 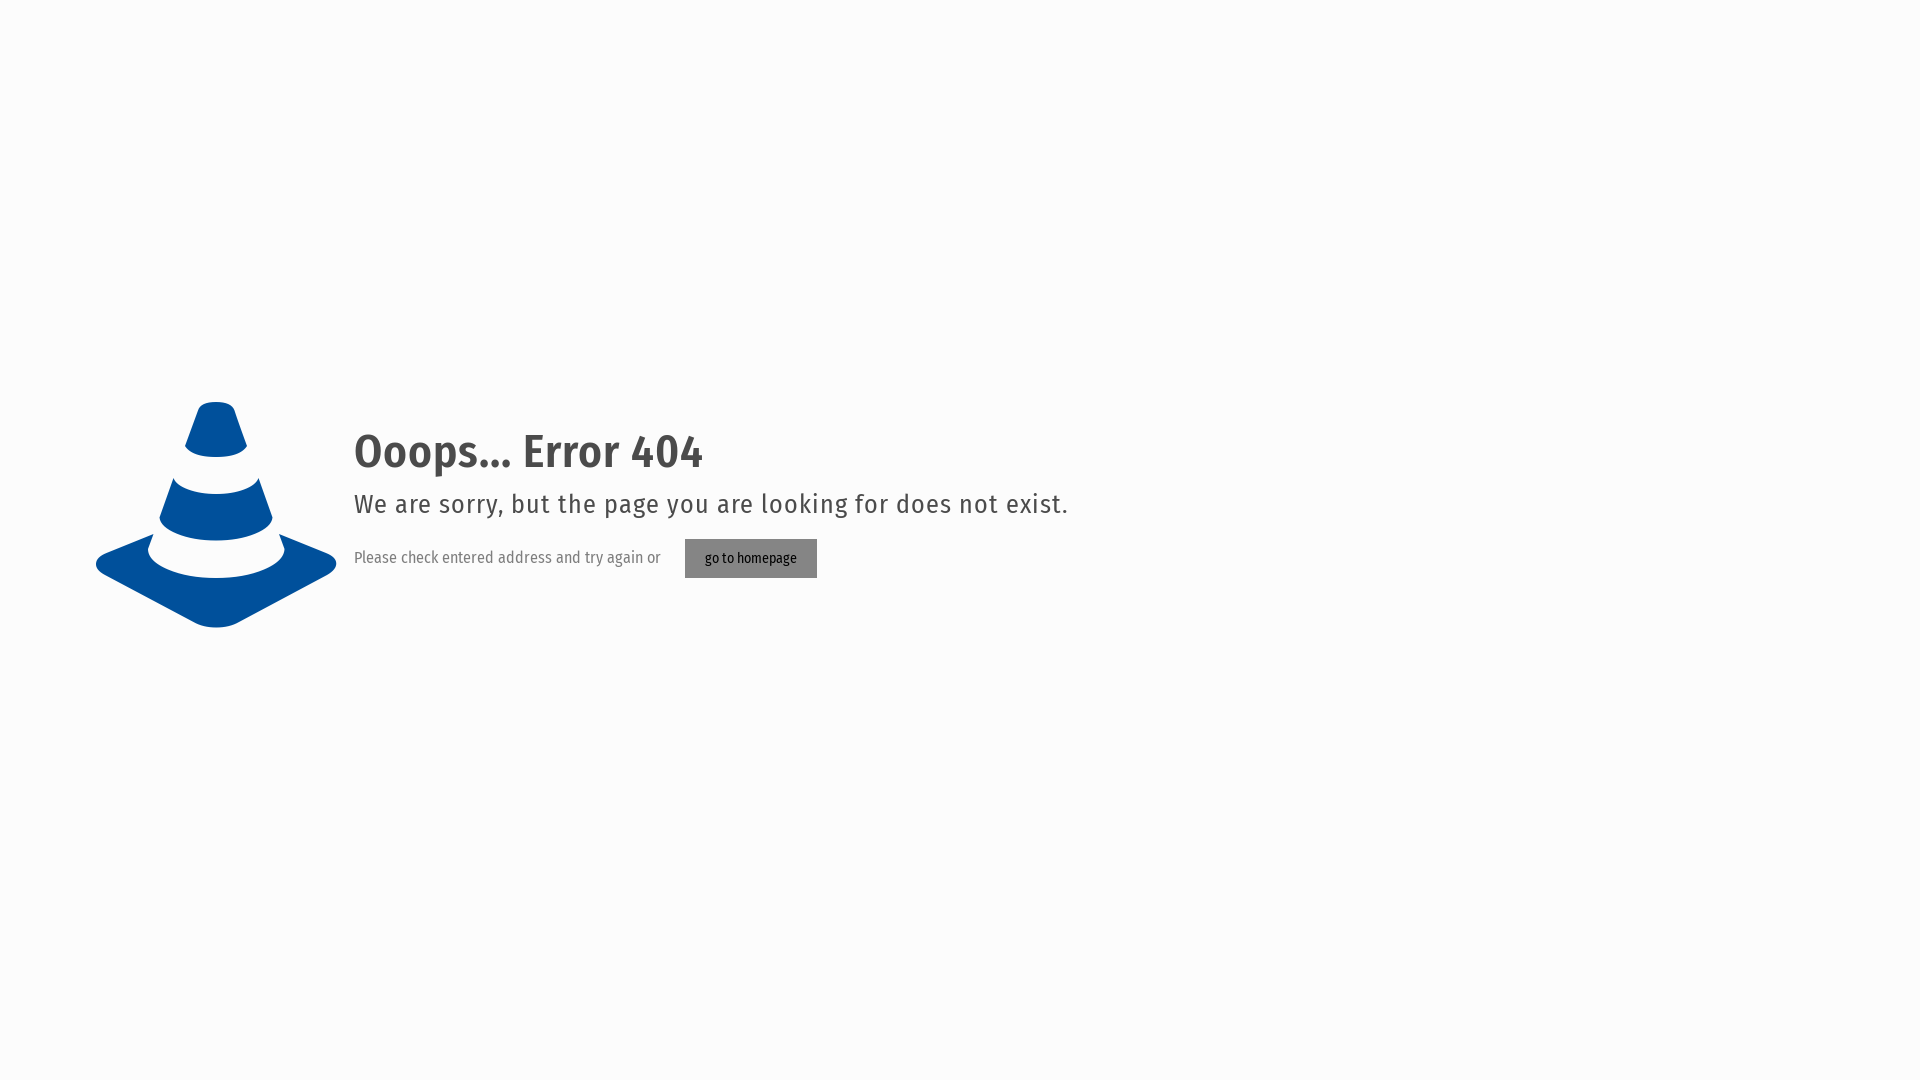 What do you see at coordinates (749, 558) in the screenshot?
I see `'go to homepage'` at bounding box center [749, 558].